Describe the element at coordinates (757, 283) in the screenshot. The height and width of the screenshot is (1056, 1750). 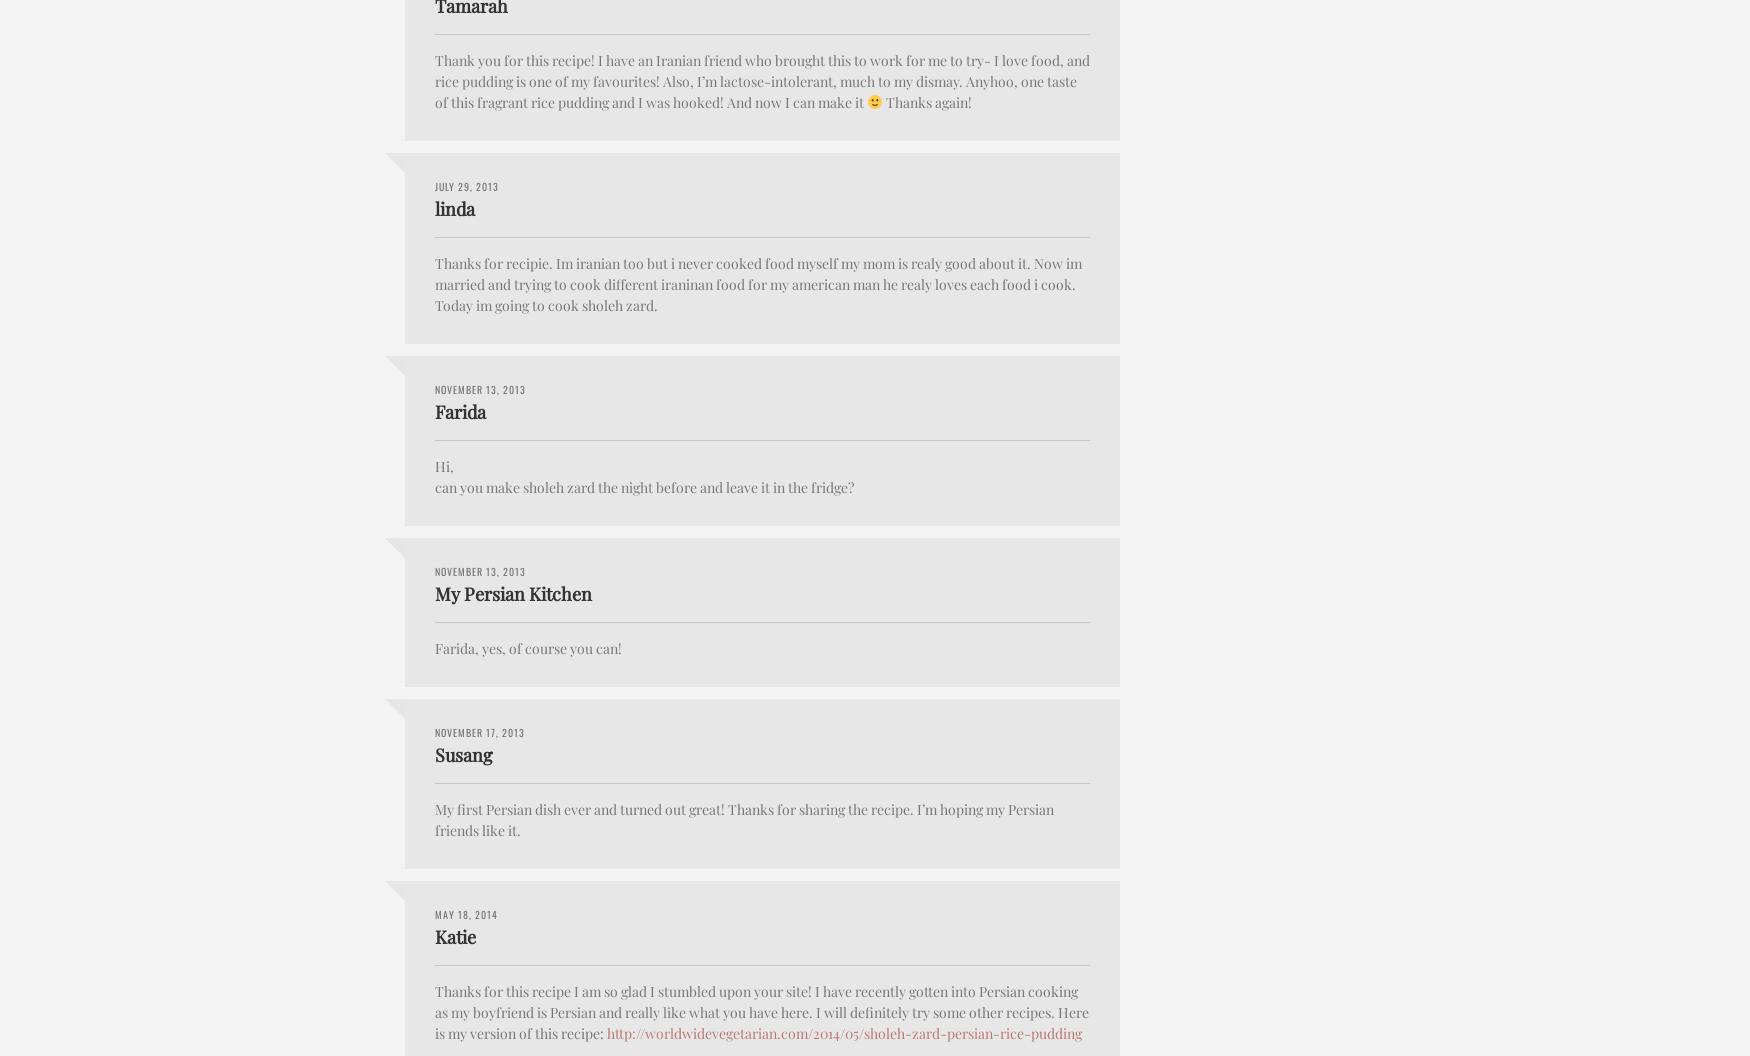
I see `'Thanks for recipie. Im iranian too but i never cooked food myself my mom is realy good about it. Now im married and trying to cook different iraninan food for my american man he realy loves each food i cook. Today im going to cook sholeh zard.'` at that location.